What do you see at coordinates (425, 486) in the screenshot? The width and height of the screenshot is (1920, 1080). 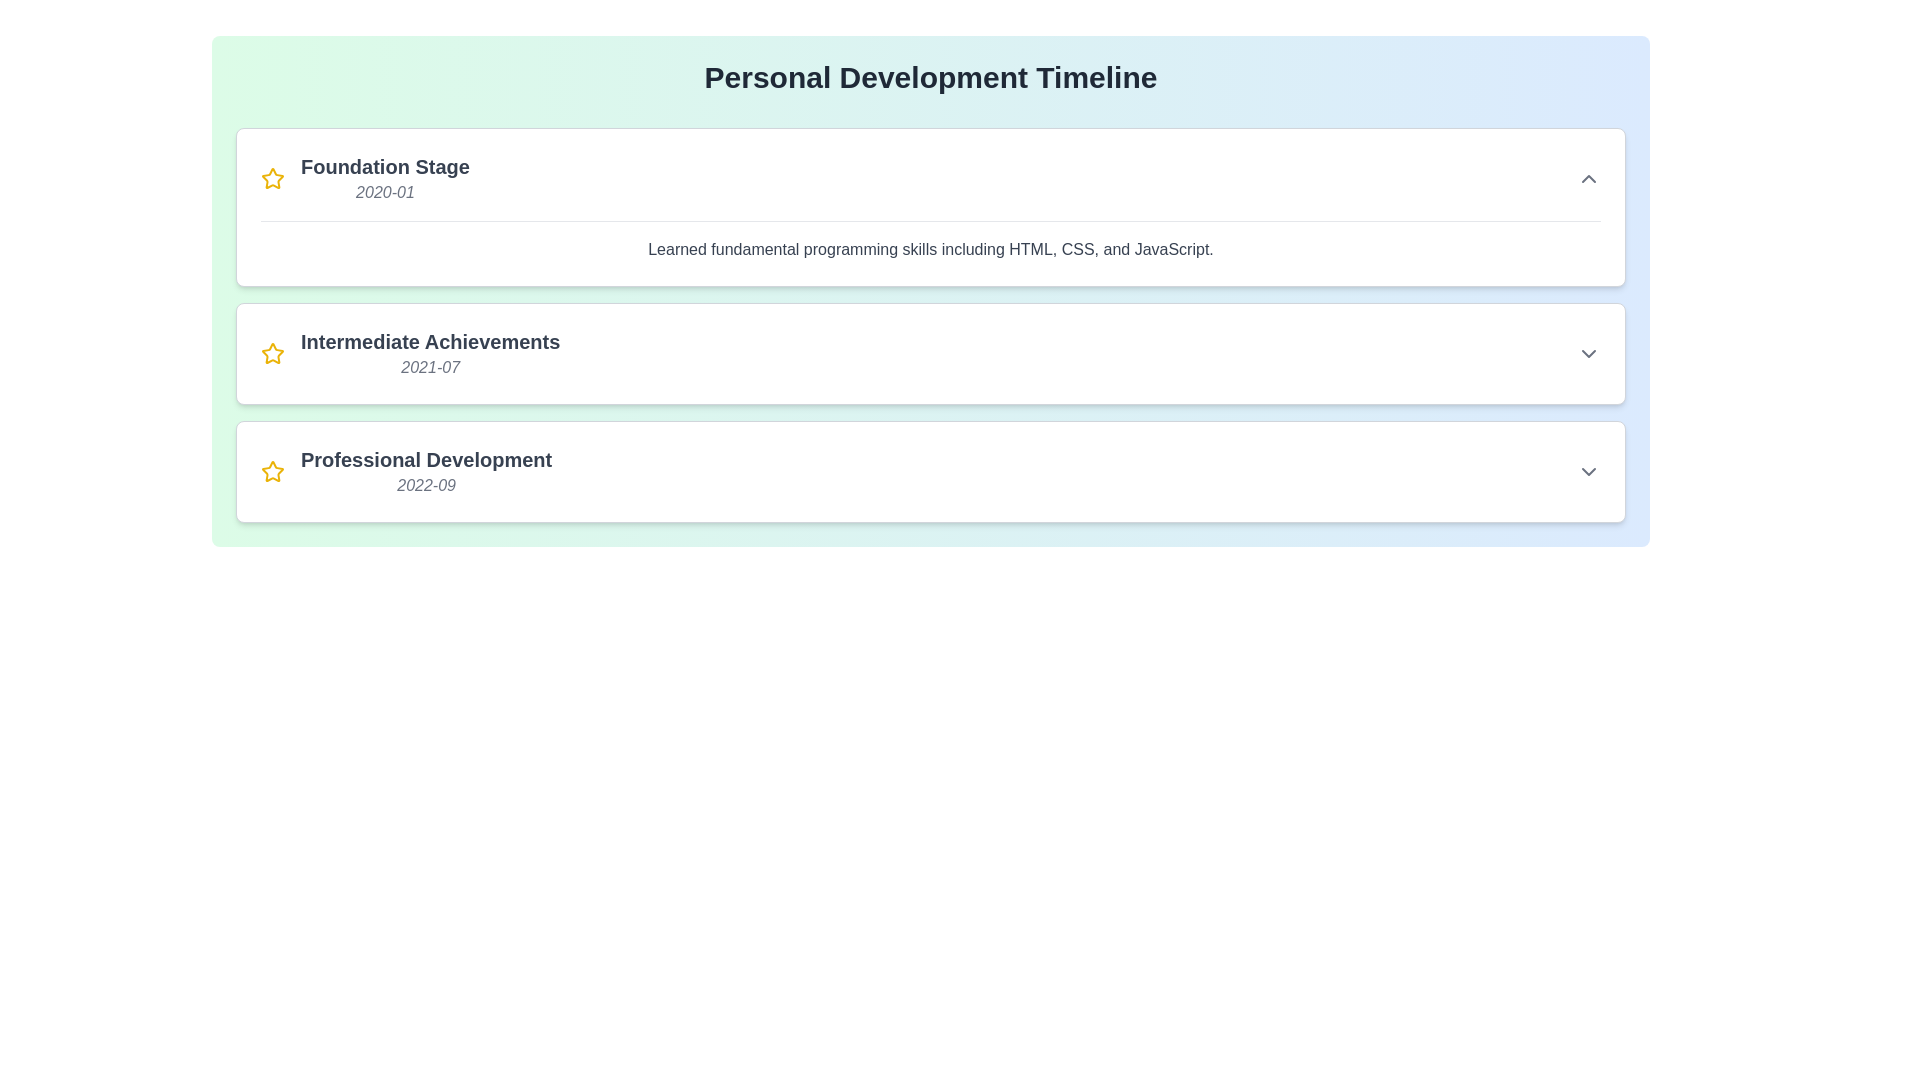 I see `the static text displaying '2022-09' in gray and italicized font, located centrally below the heading 'Professional Development'` at bounding box center [425, 486].